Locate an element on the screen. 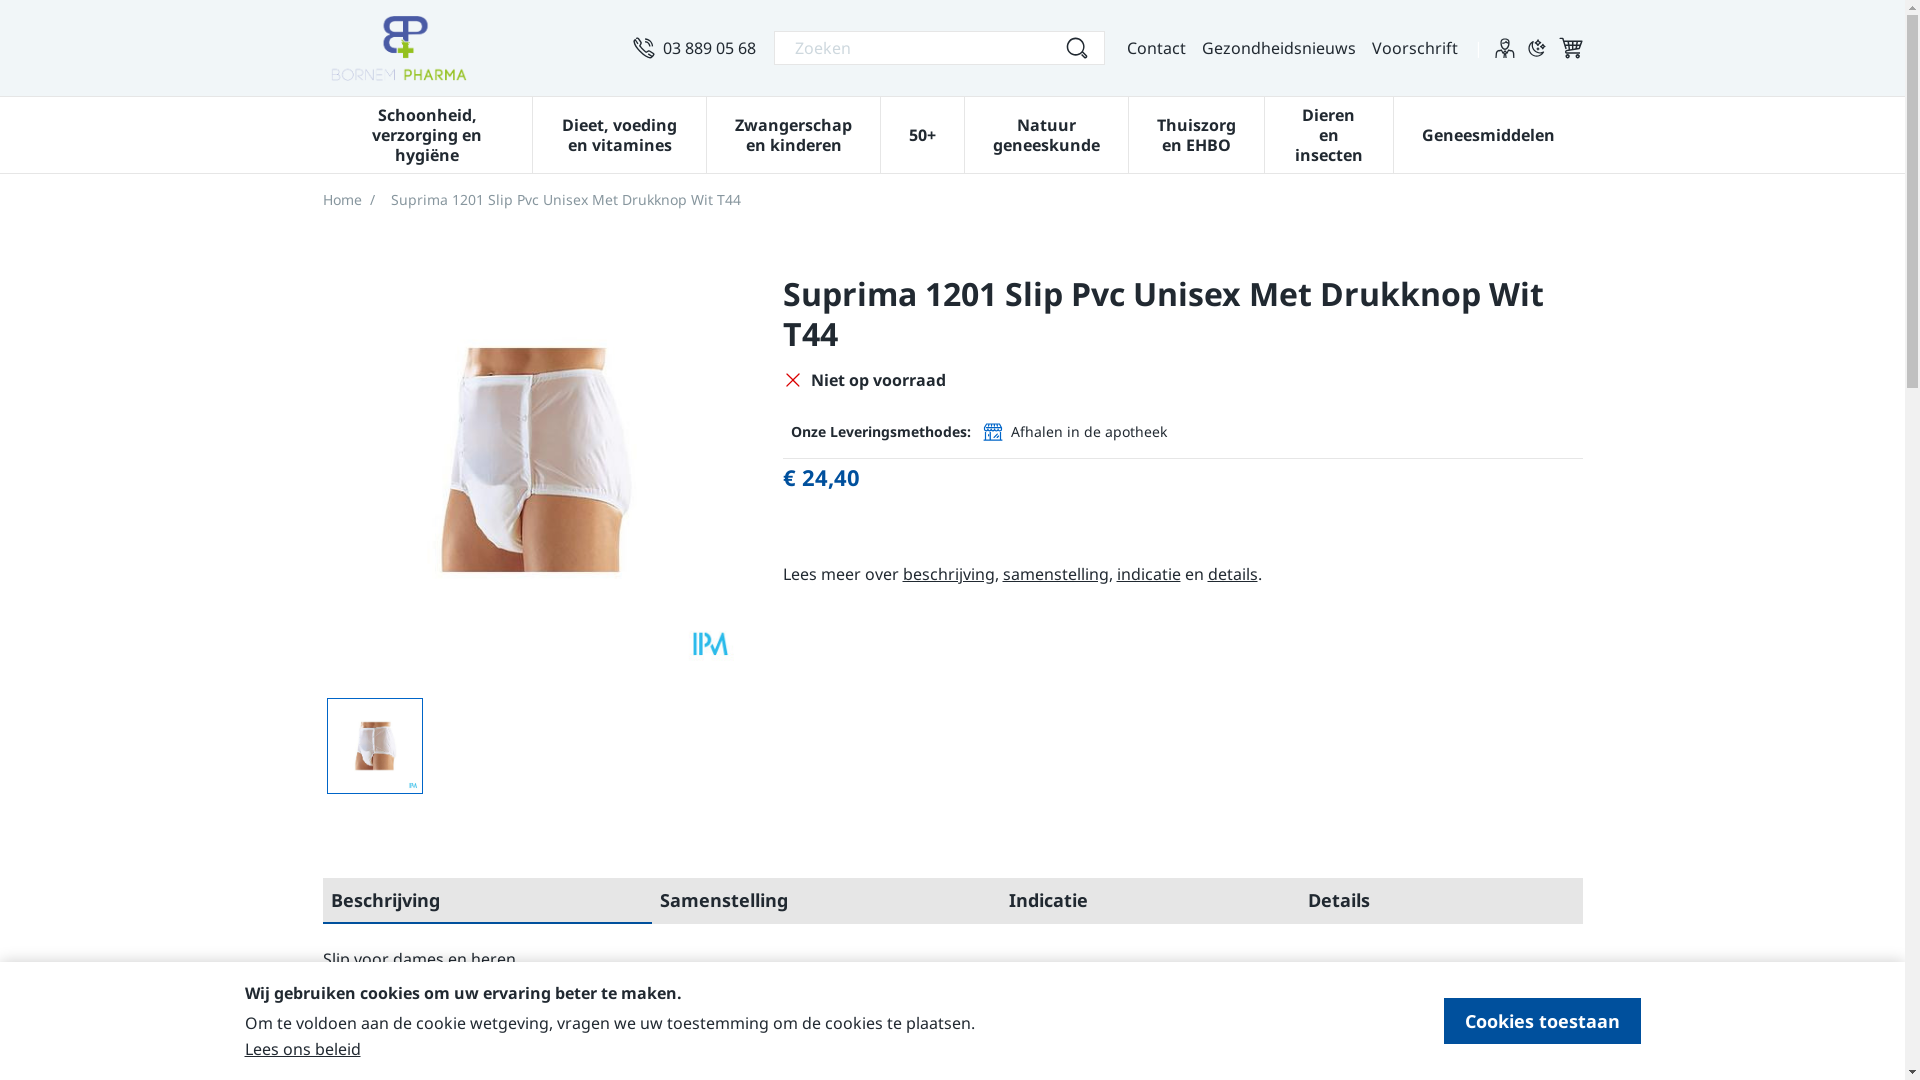 The image size is (1920, 1080). 'Dieet, voeding en vitamines' is located at coordinates (618, 132).